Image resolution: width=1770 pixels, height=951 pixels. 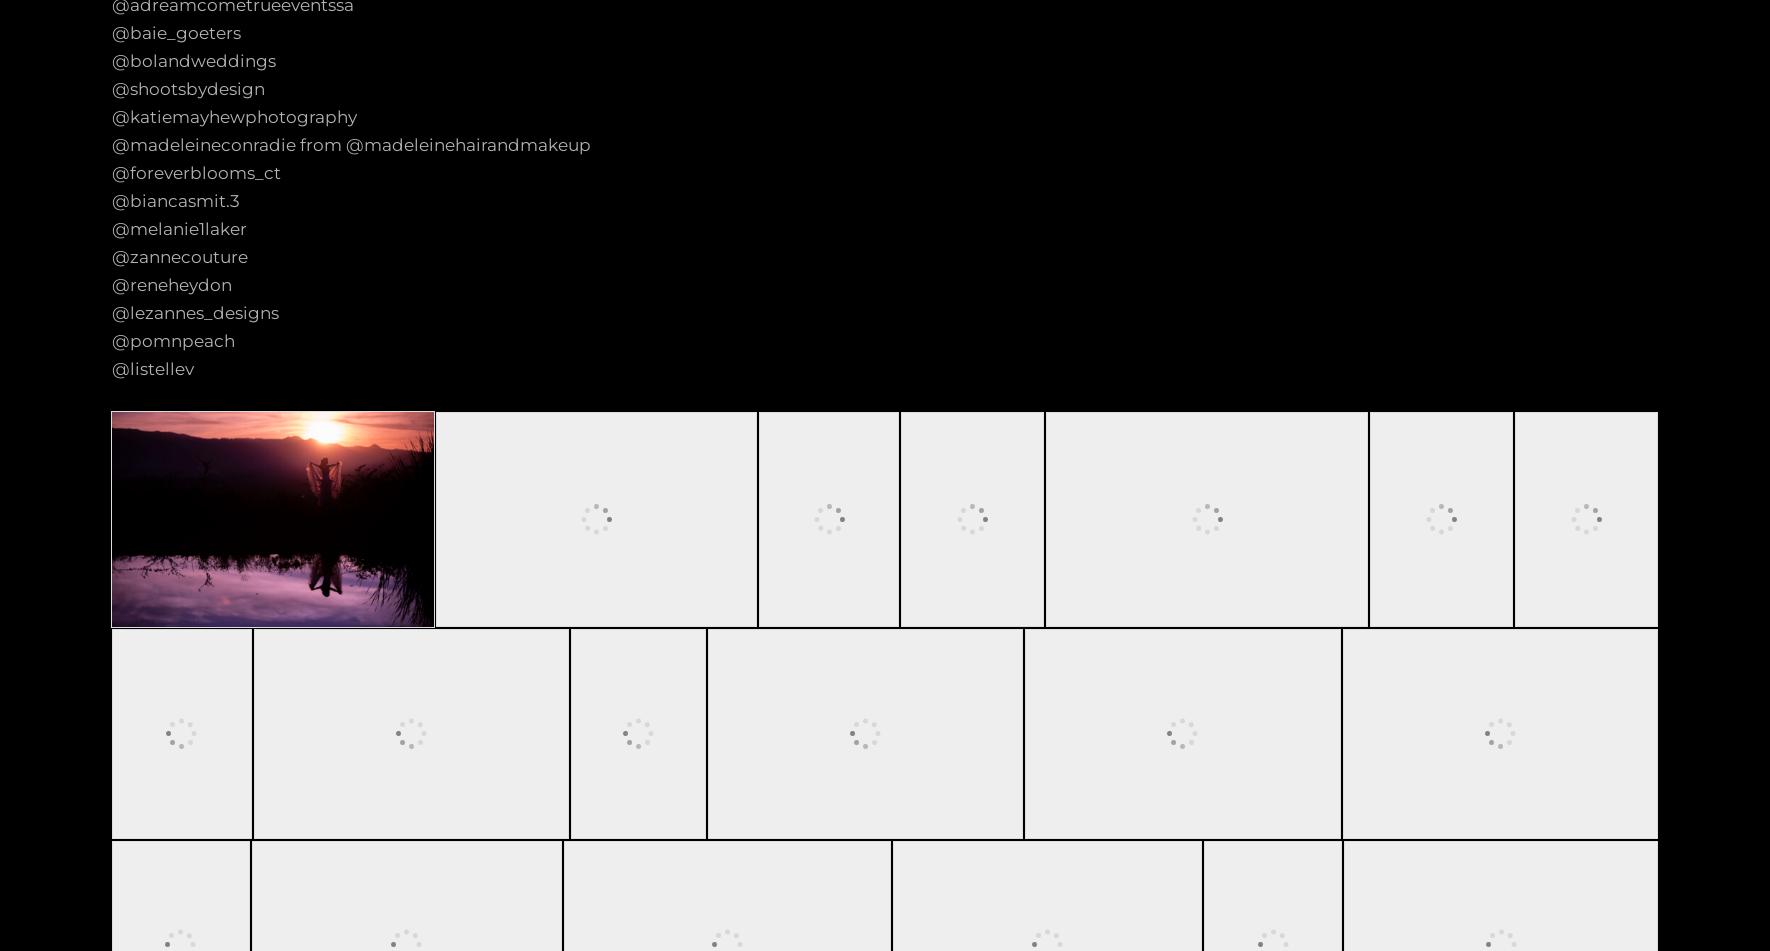 What do you see at coordinates (111, 285) in the screenshot?
I see `'@reneheydon'` at bounding box center [111, 285].